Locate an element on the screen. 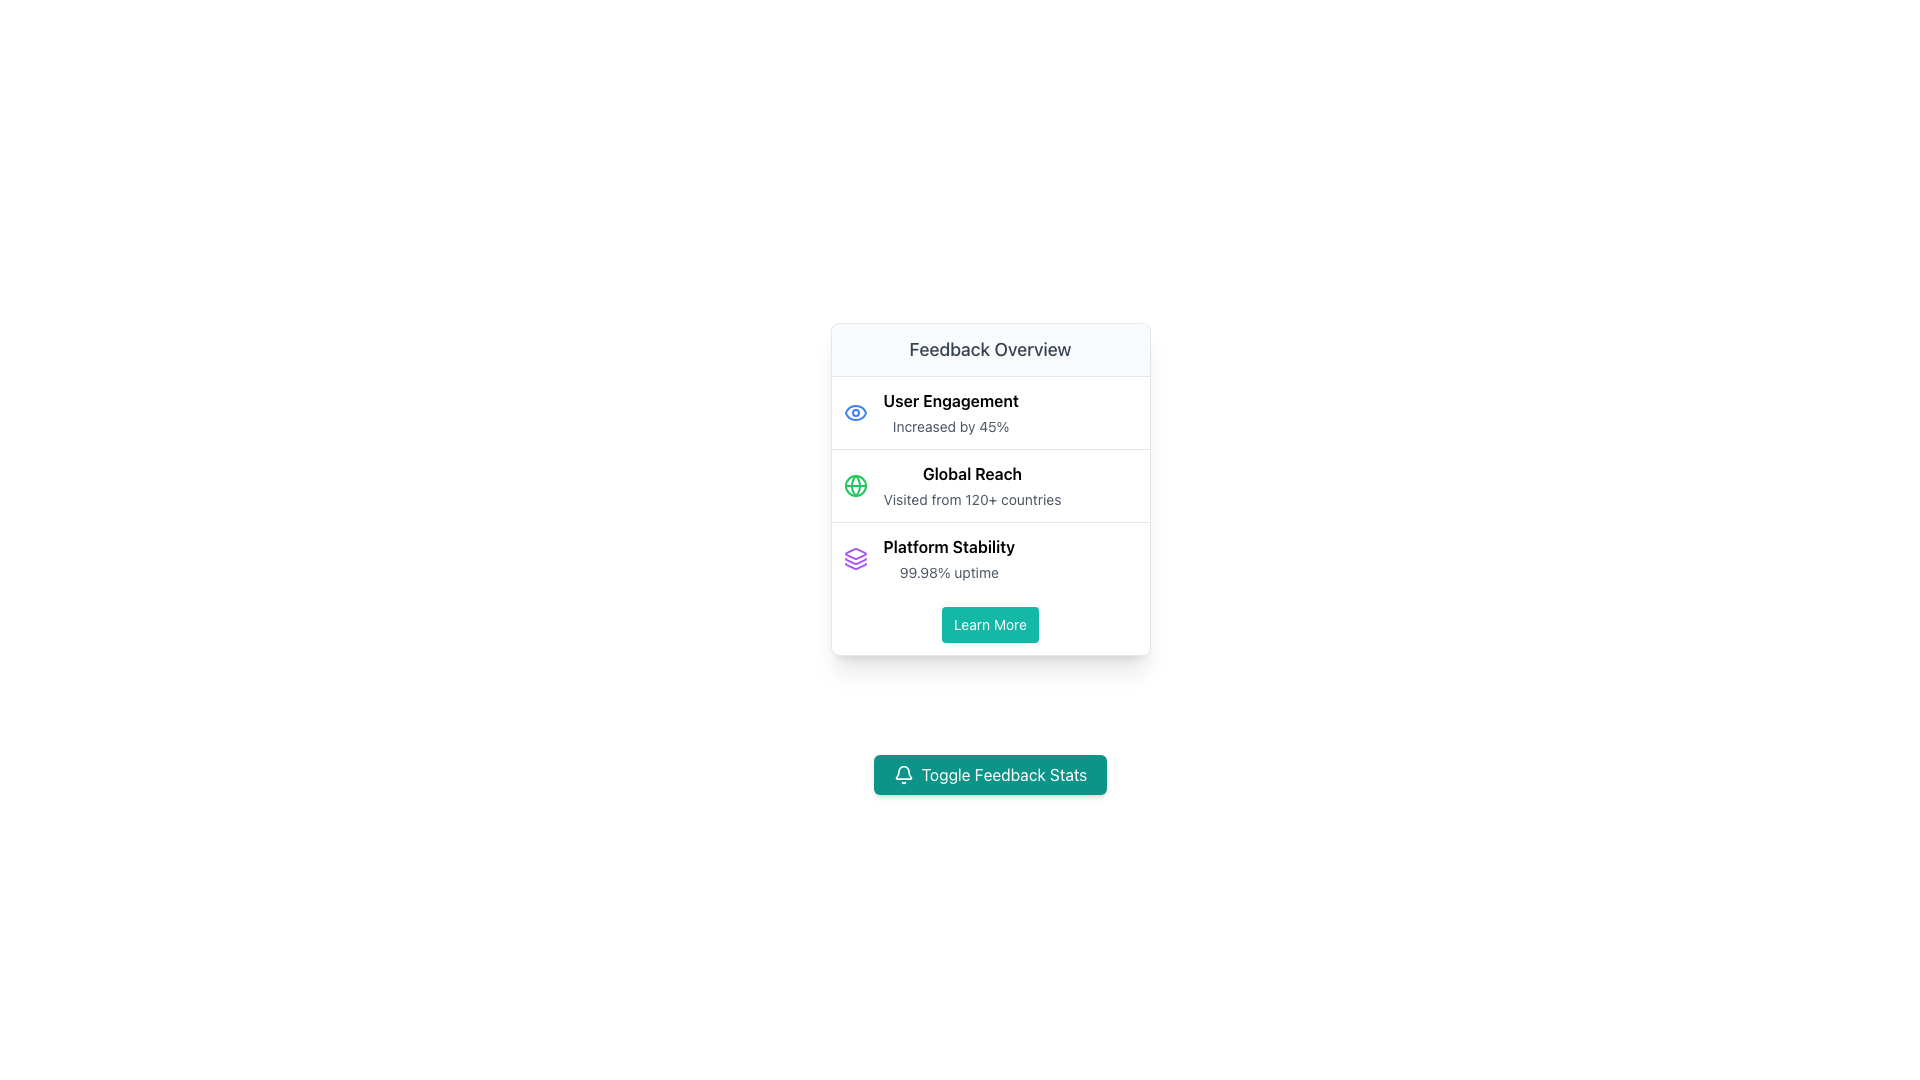 This screenshot has height=1080, width=1920. the text label 'Platform Stability' which is displayed in bold black font within the 'Feedback Overview' card, located in the third row, aligned to the left is located at coordinates (948, 547).